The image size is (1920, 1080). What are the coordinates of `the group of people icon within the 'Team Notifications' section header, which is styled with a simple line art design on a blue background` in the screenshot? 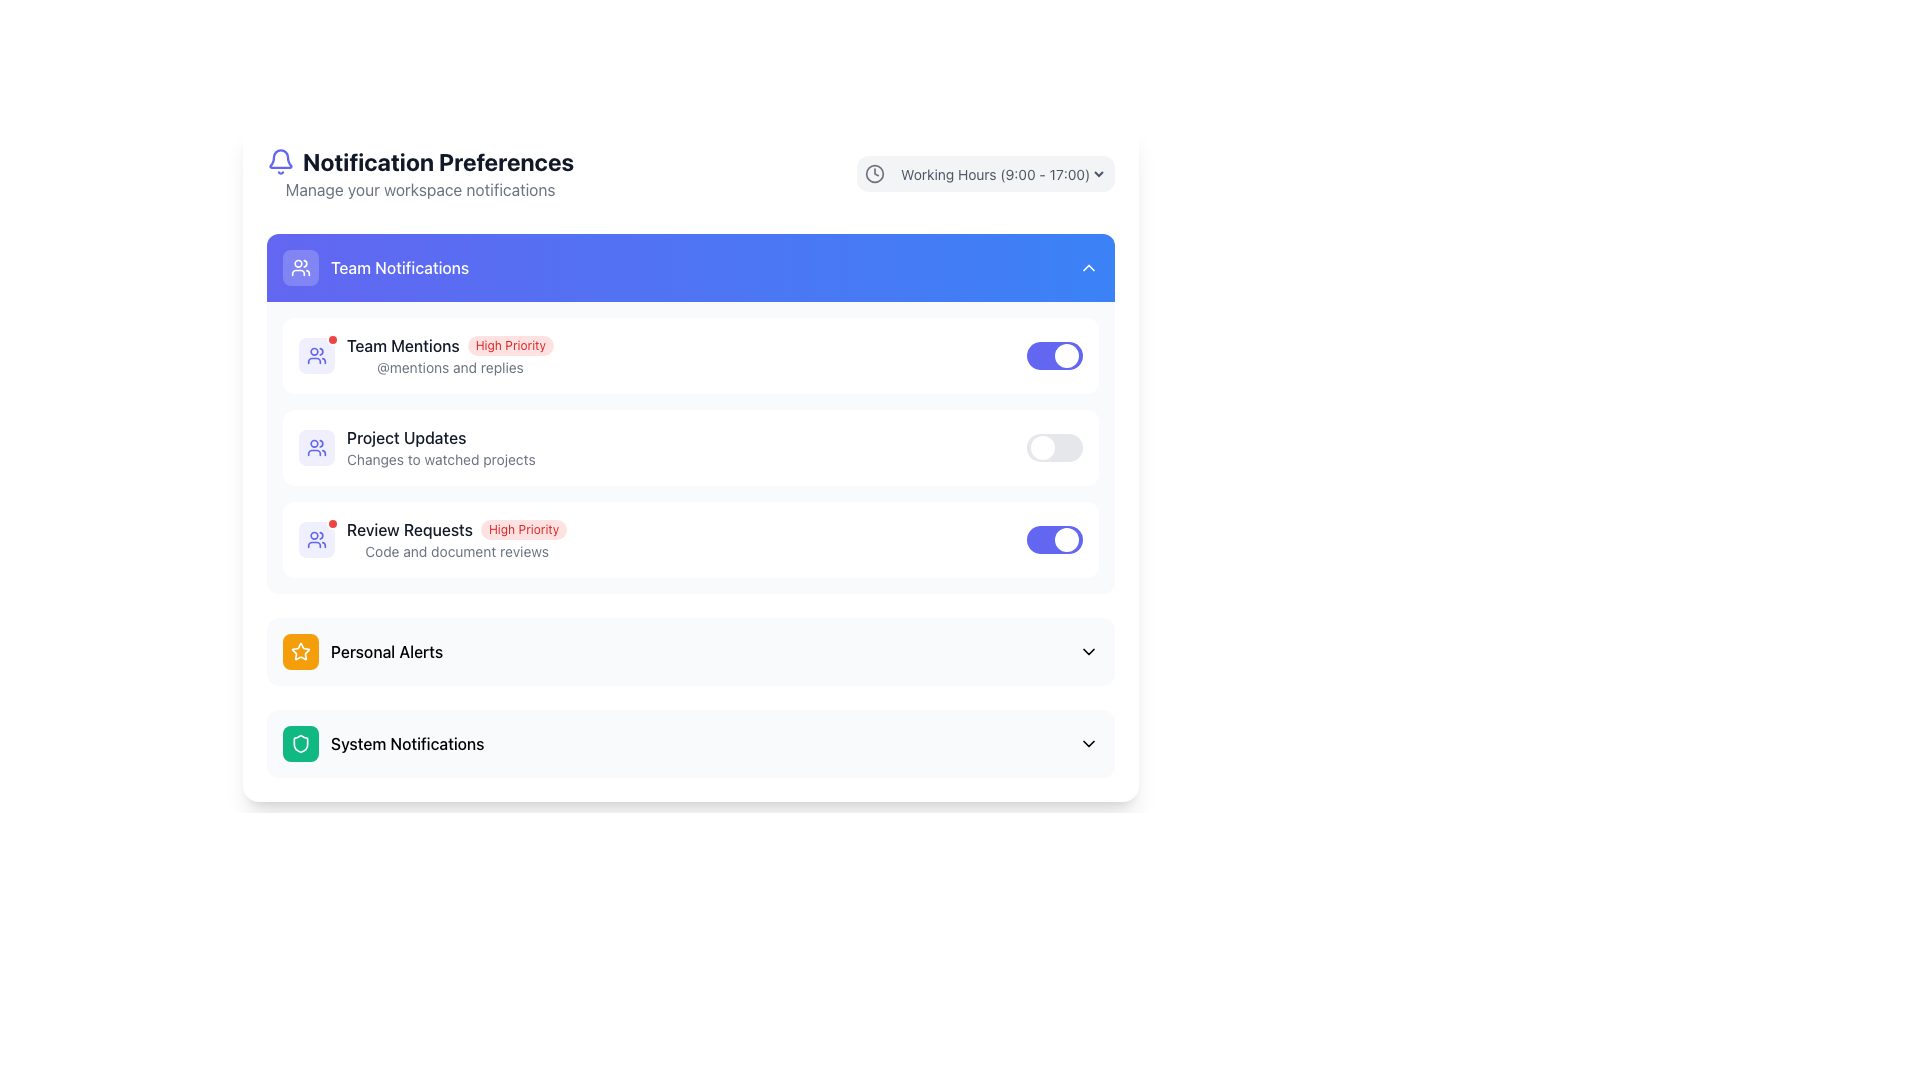 It's located at (300, 266).